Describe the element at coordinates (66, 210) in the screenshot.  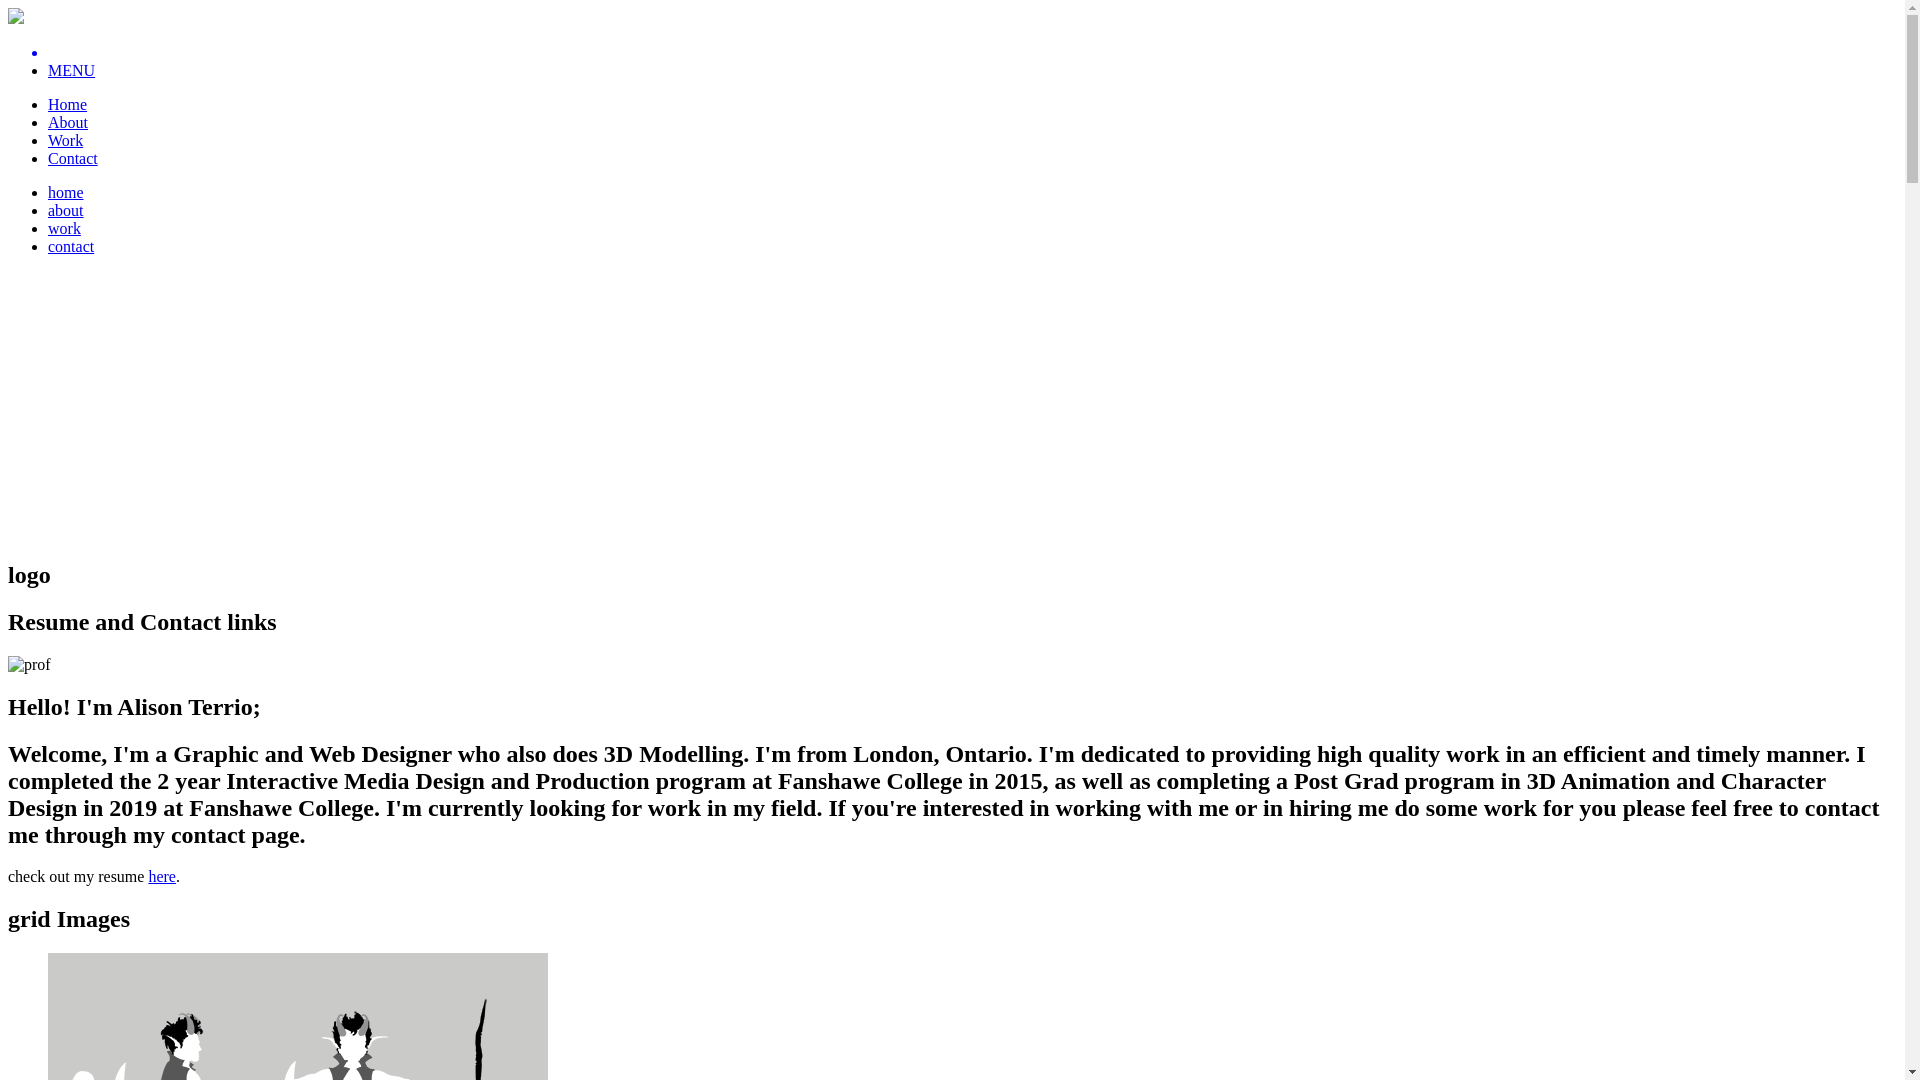
I see `'about'` at that location.